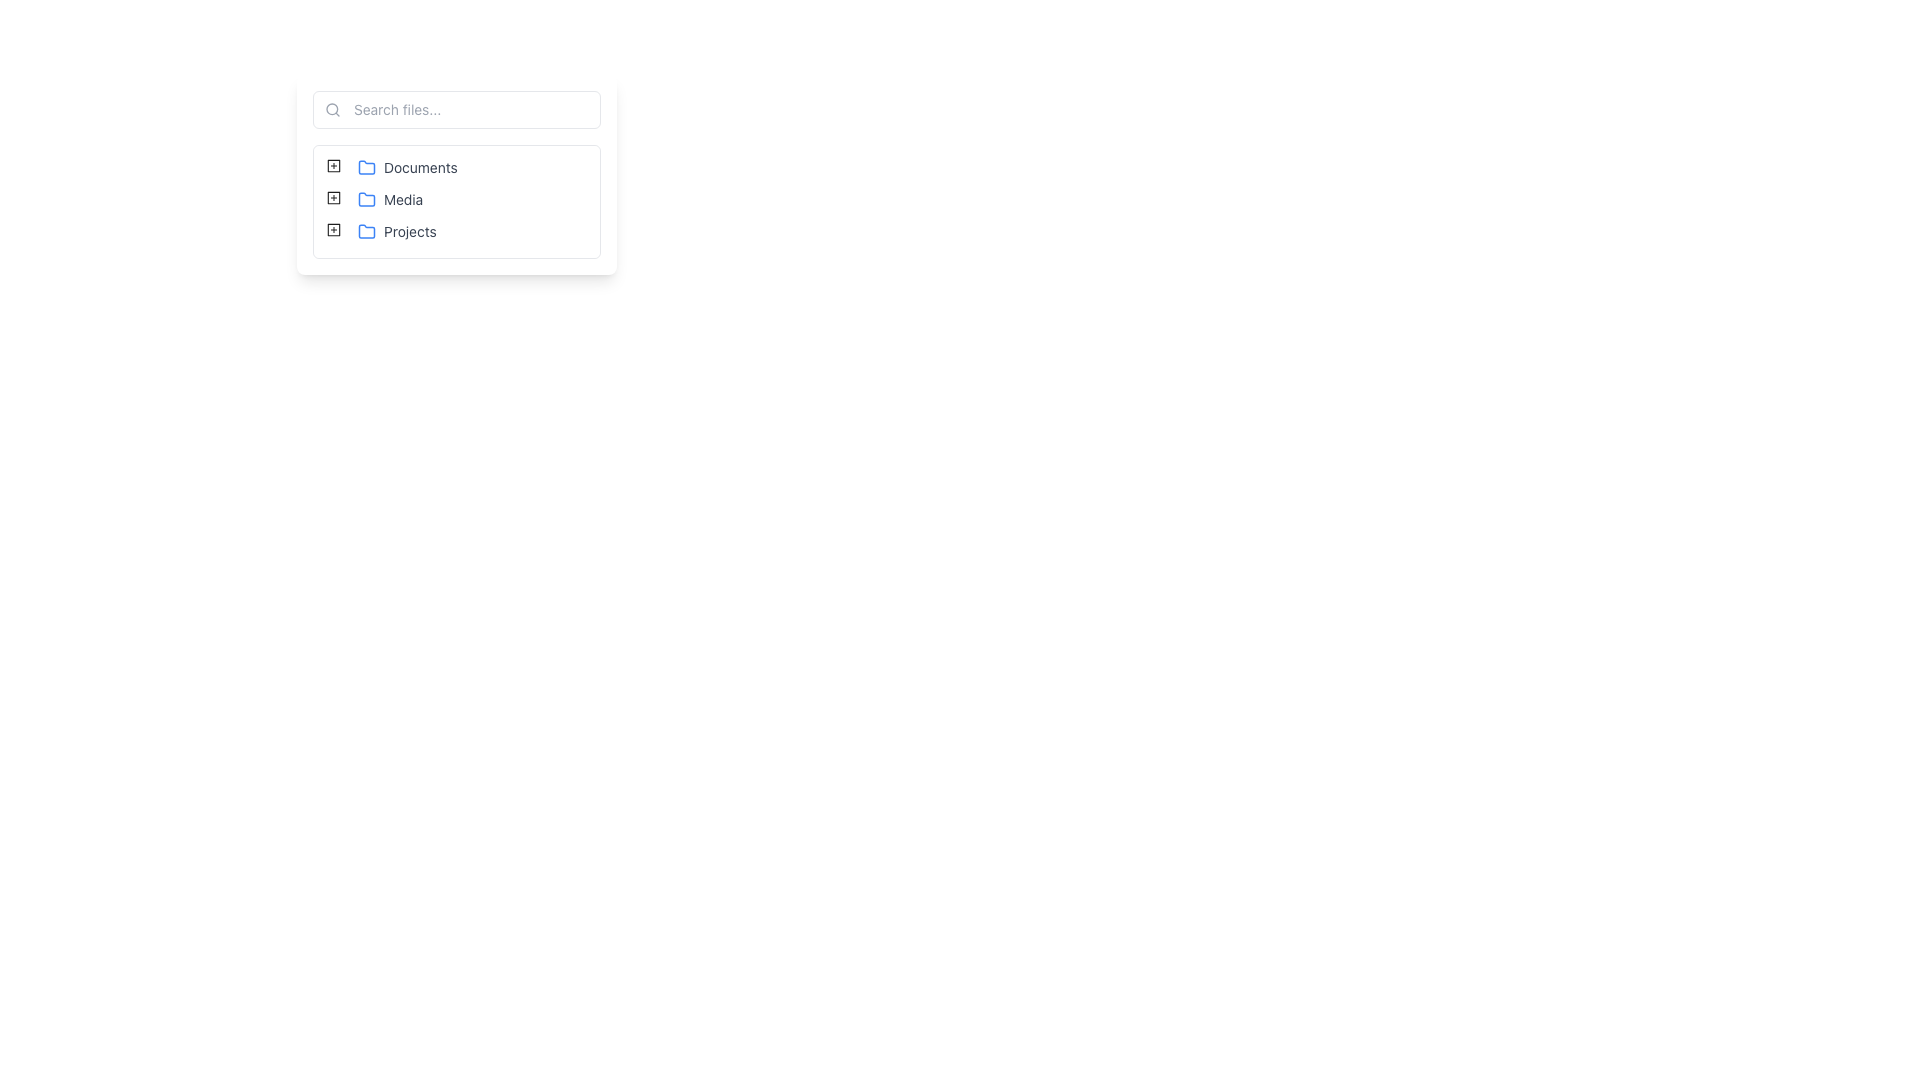 The image size is (1920, 1080). I want to click on the 'Projects' text label, so click(397, 230).